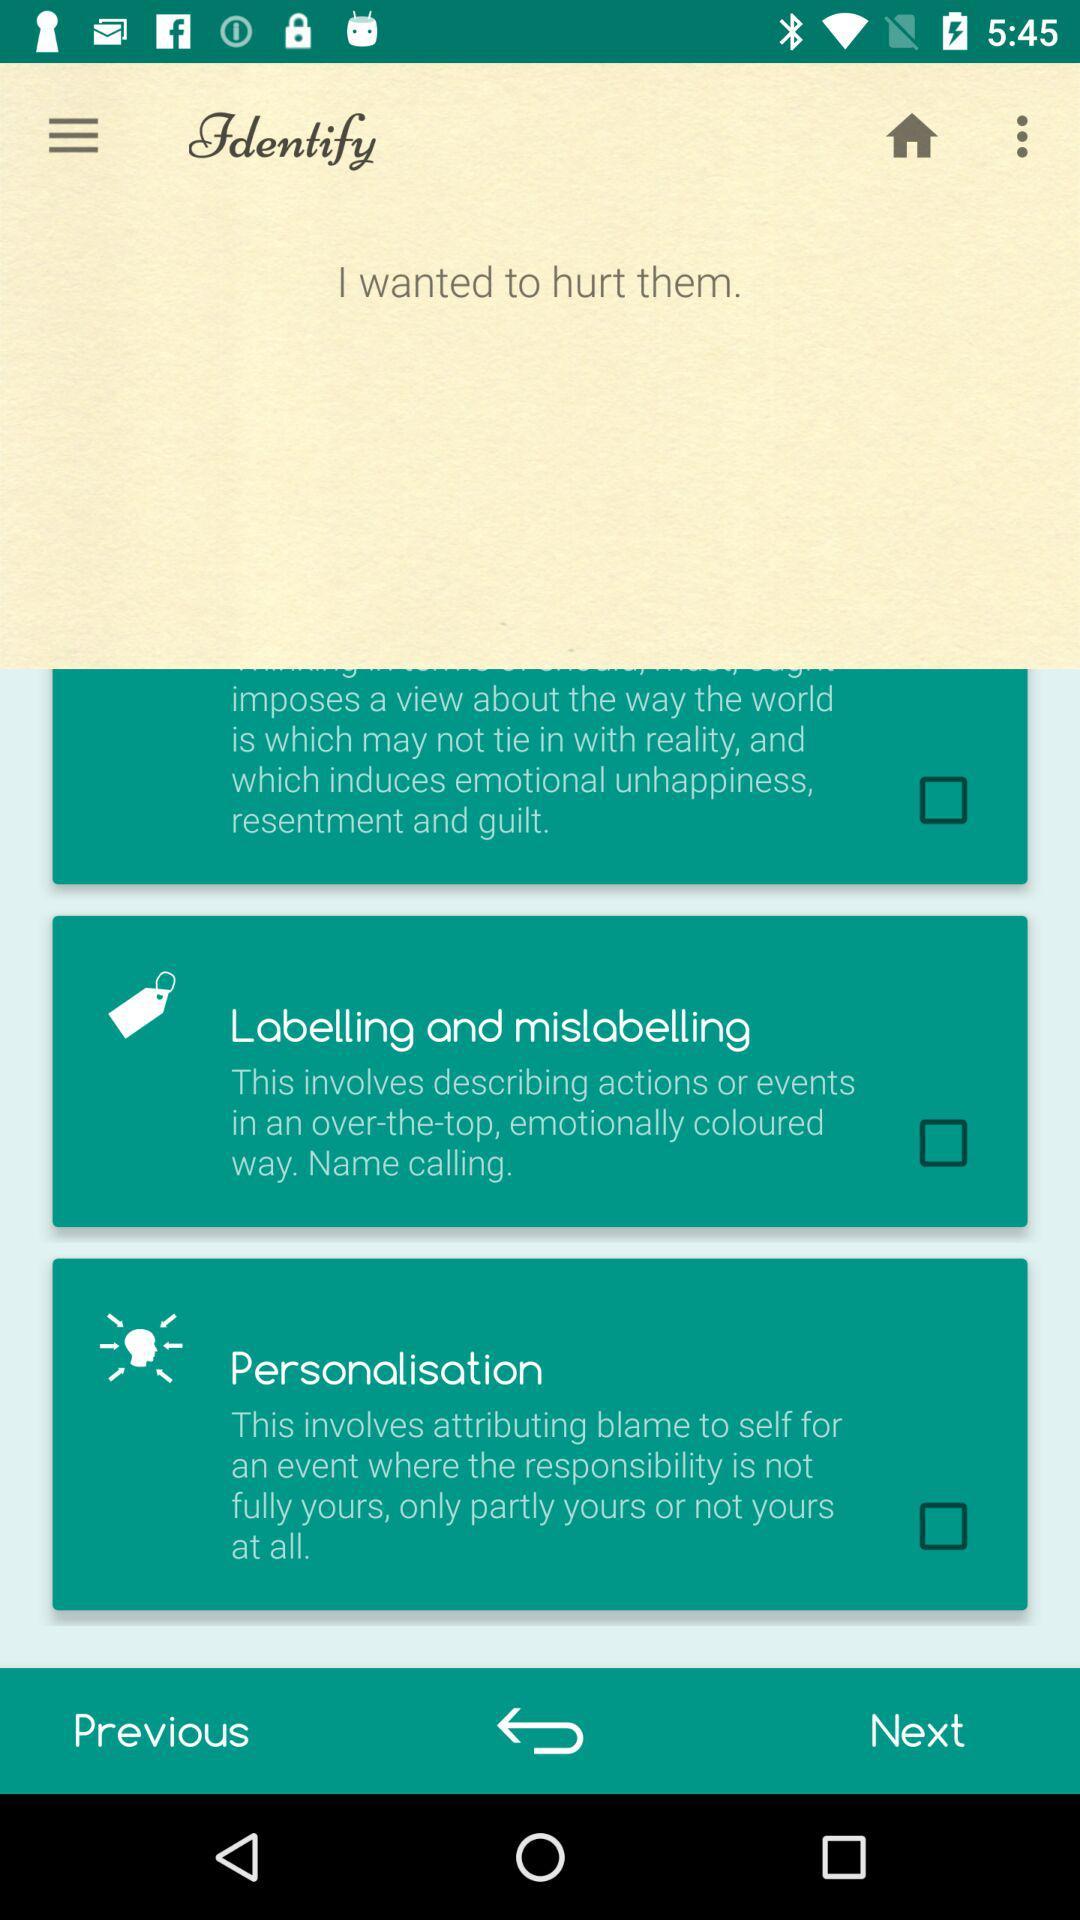  What do you see at coordinates (911, 135) in the screenshot?
I see `the item to the right of the identify icon` at bounding box center [911, 135].